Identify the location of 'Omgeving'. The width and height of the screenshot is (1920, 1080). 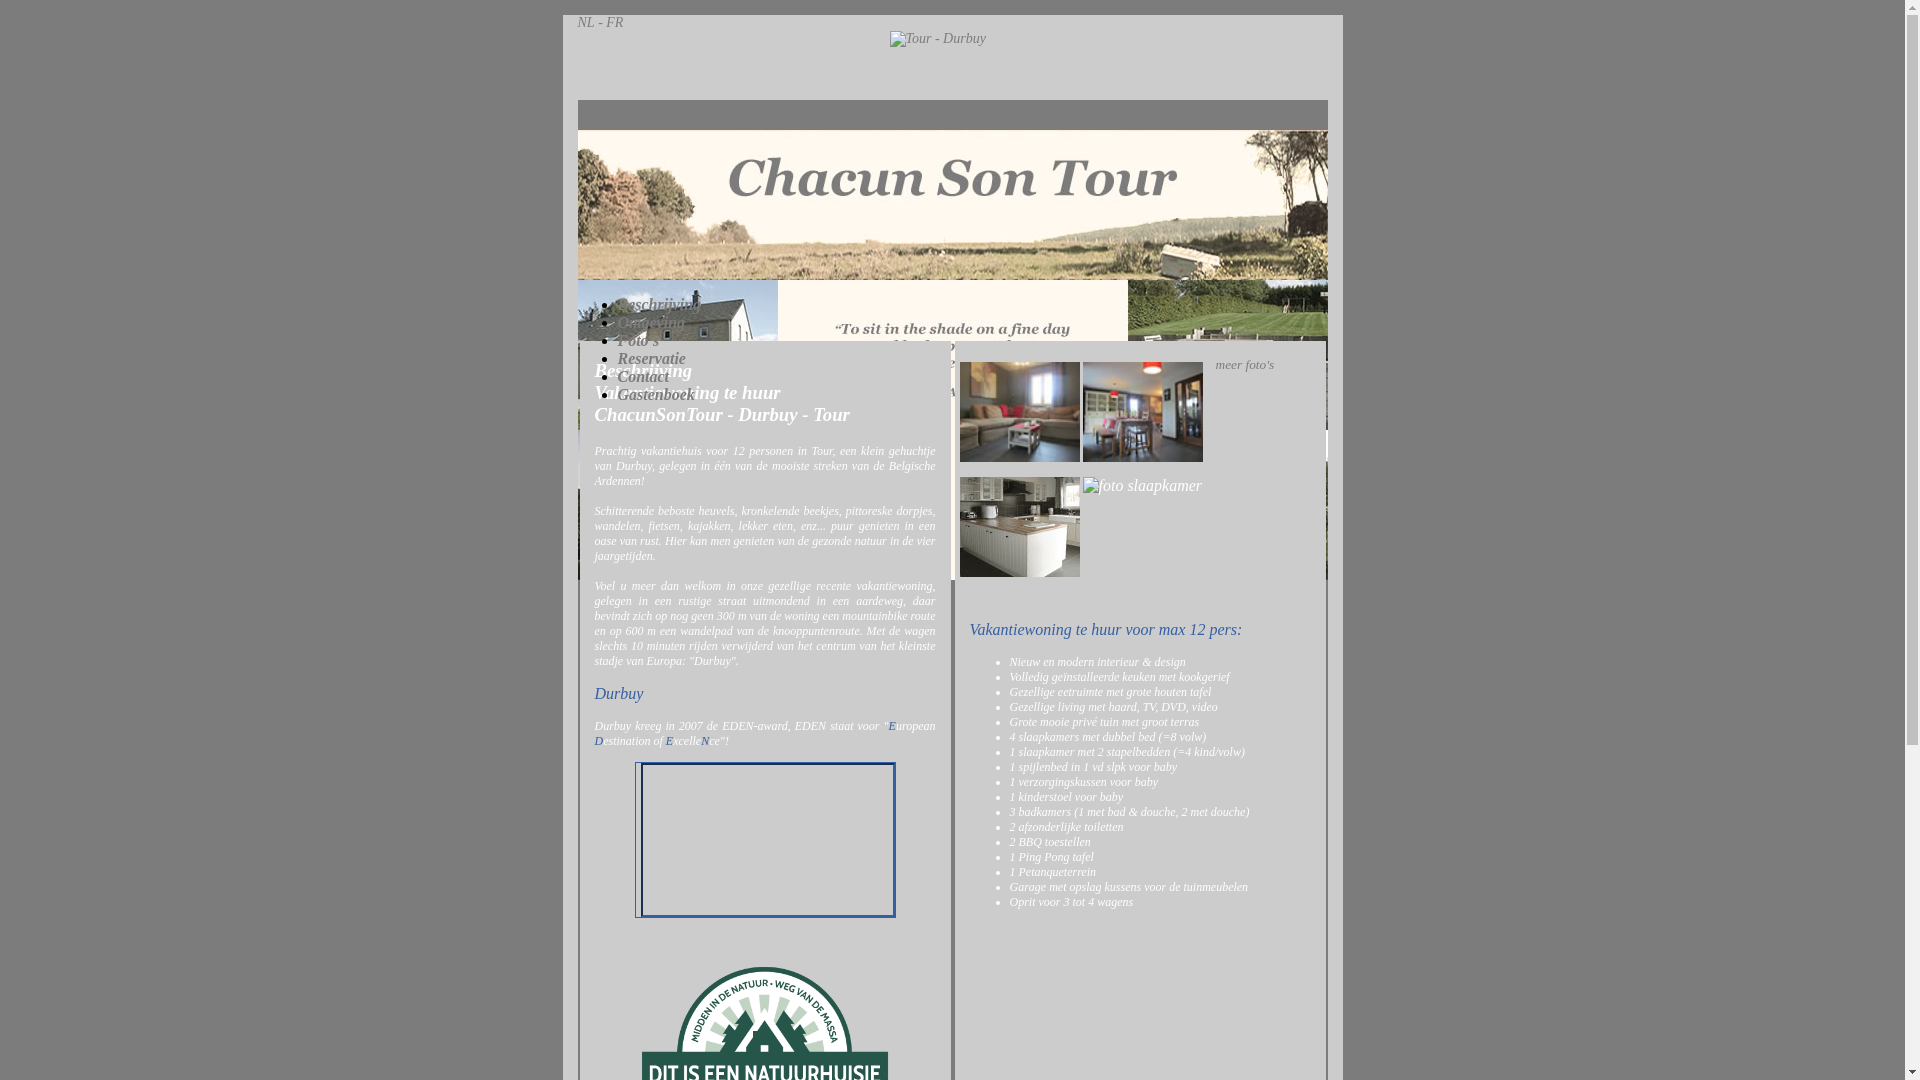
(652, 321).